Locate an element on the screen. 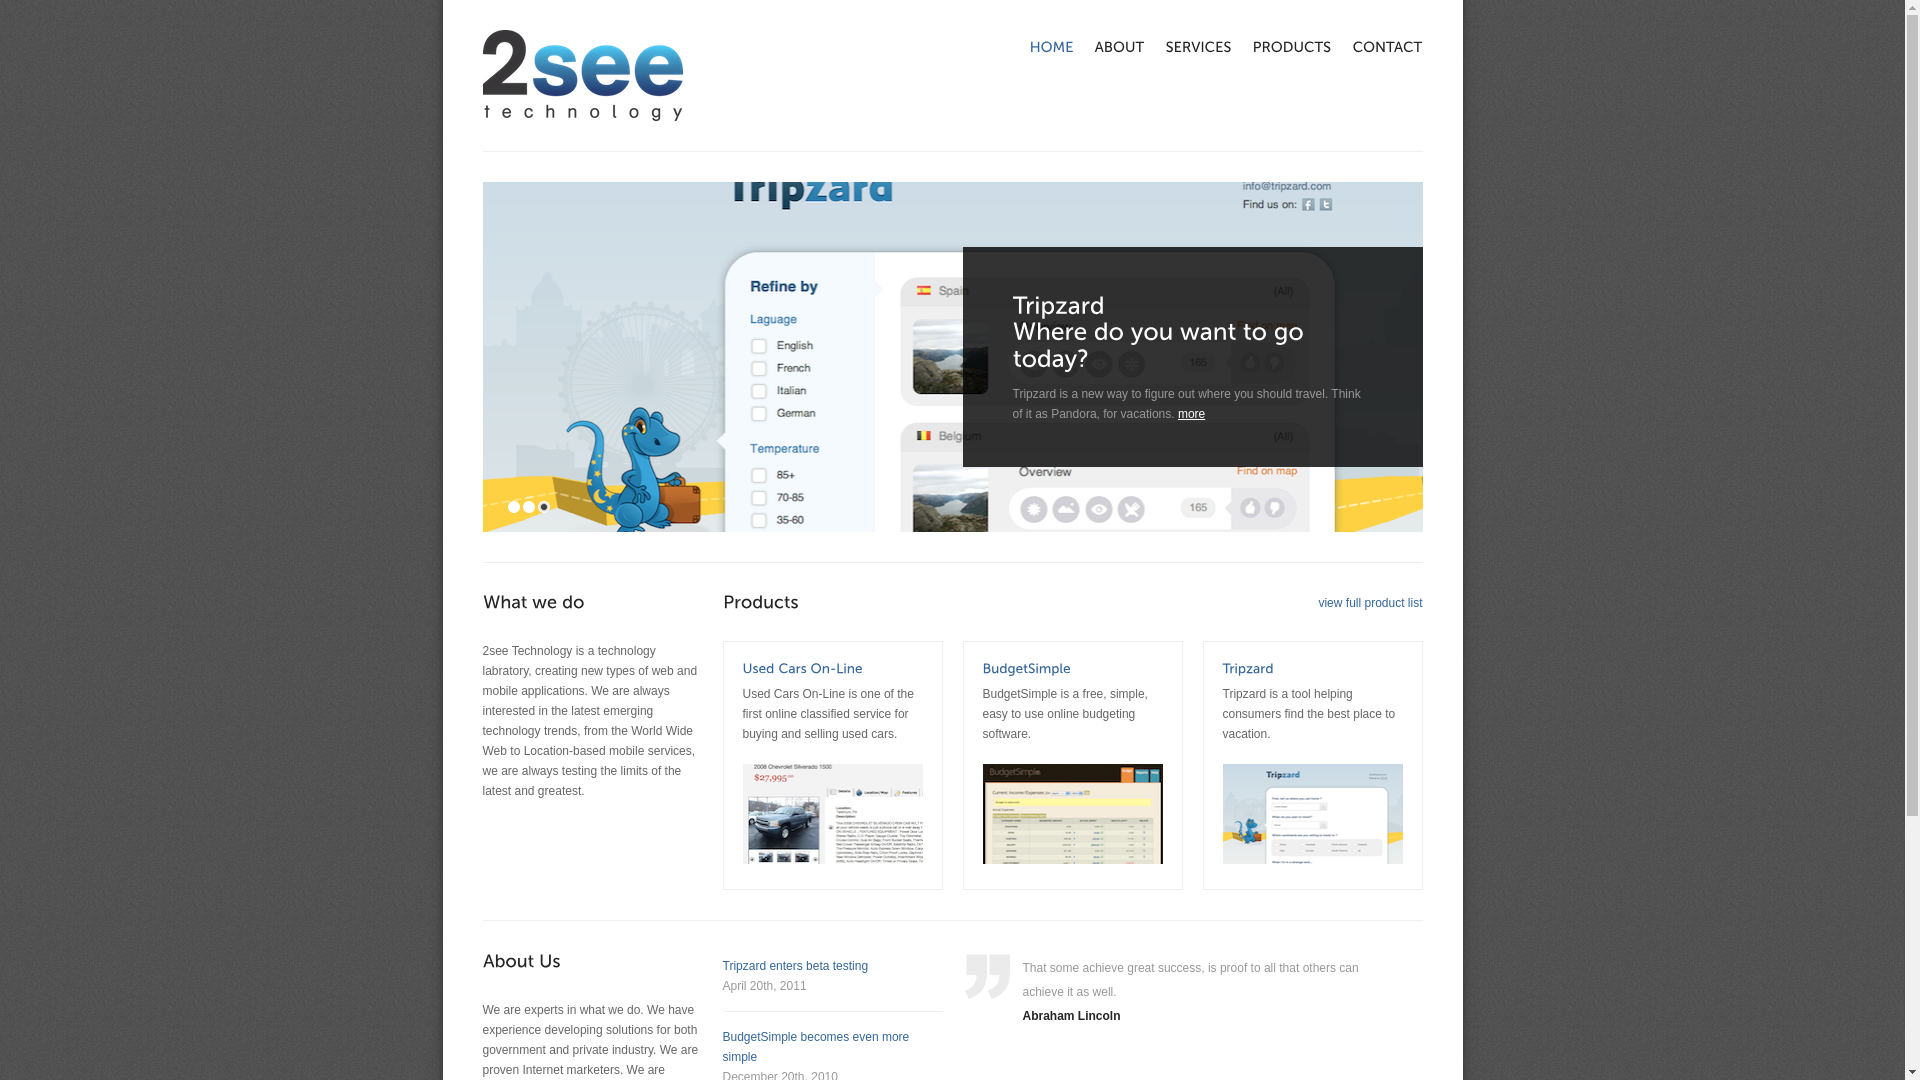  '2' is located at coordinates (522, 505).